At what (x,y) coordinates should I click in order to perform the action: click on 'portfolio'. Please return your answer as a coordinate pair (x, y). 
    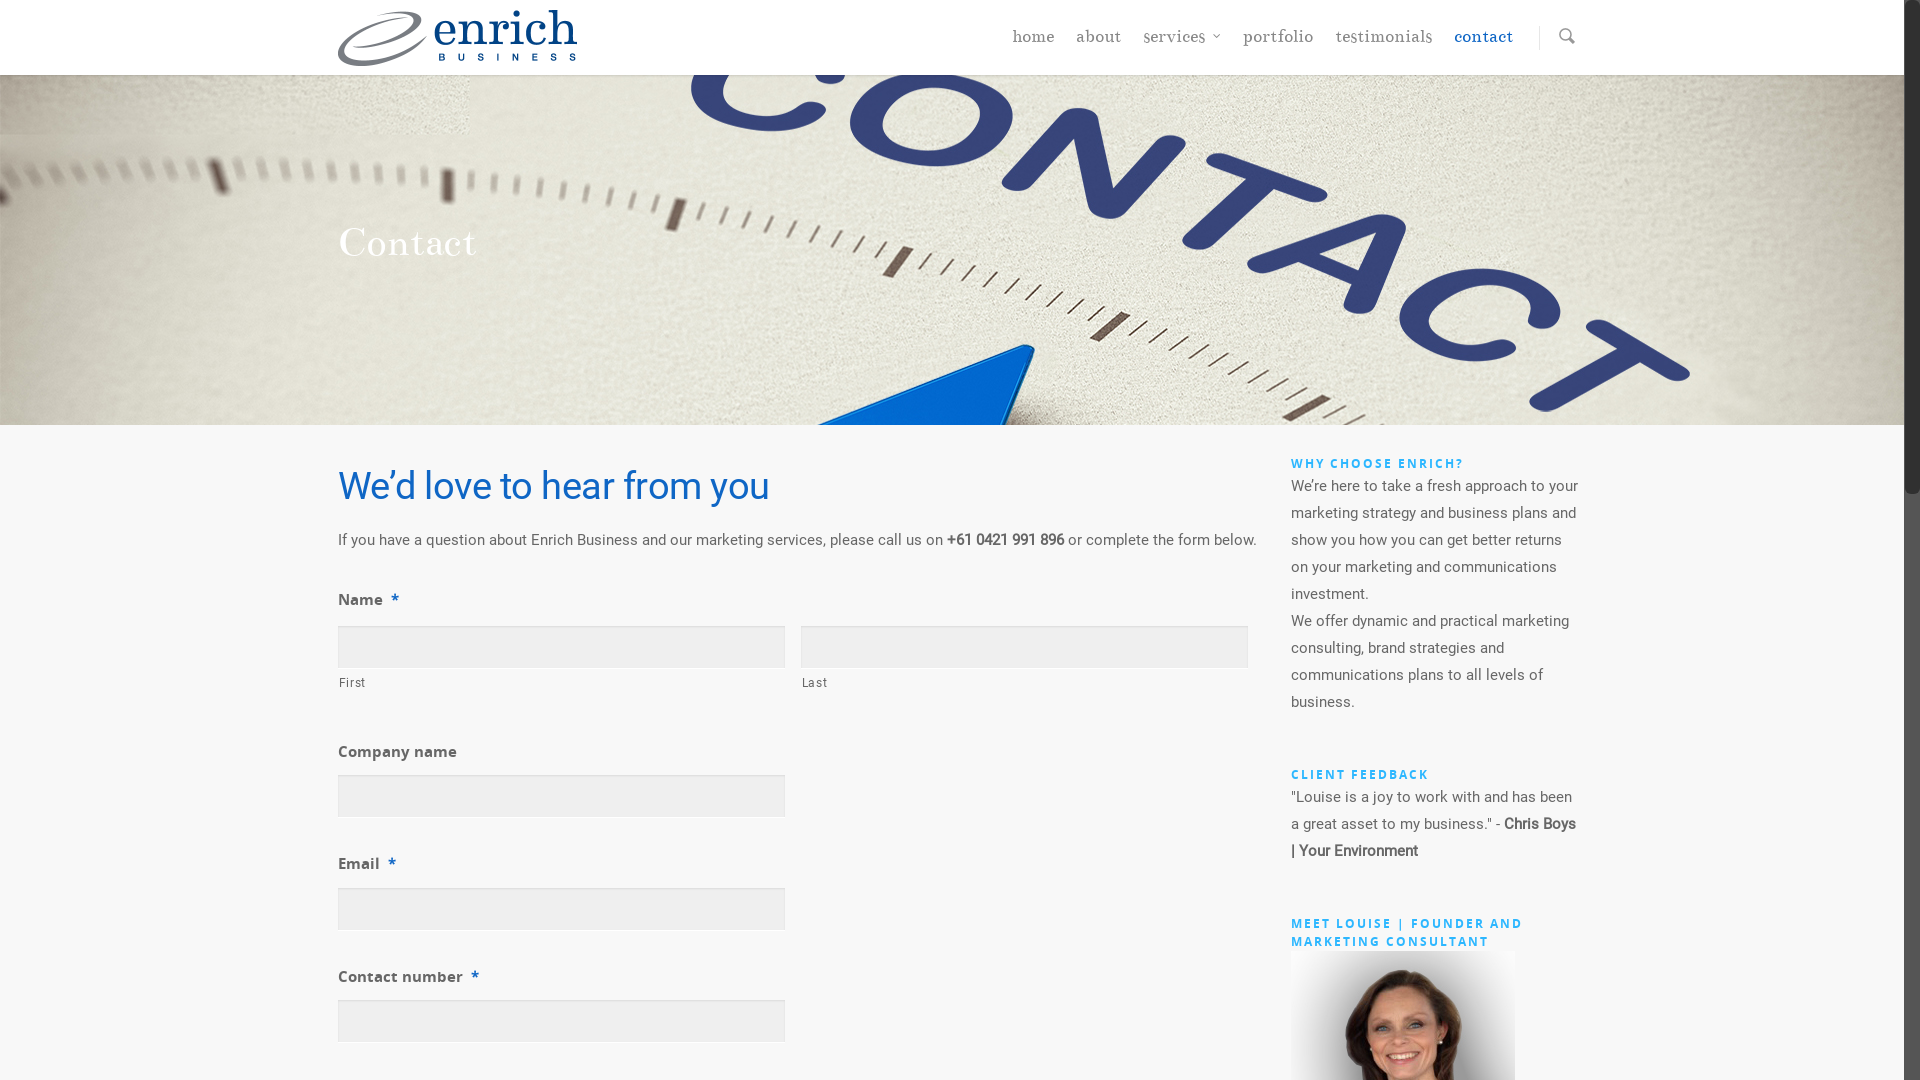
    Looking at the image, I should click on (1231, 42).